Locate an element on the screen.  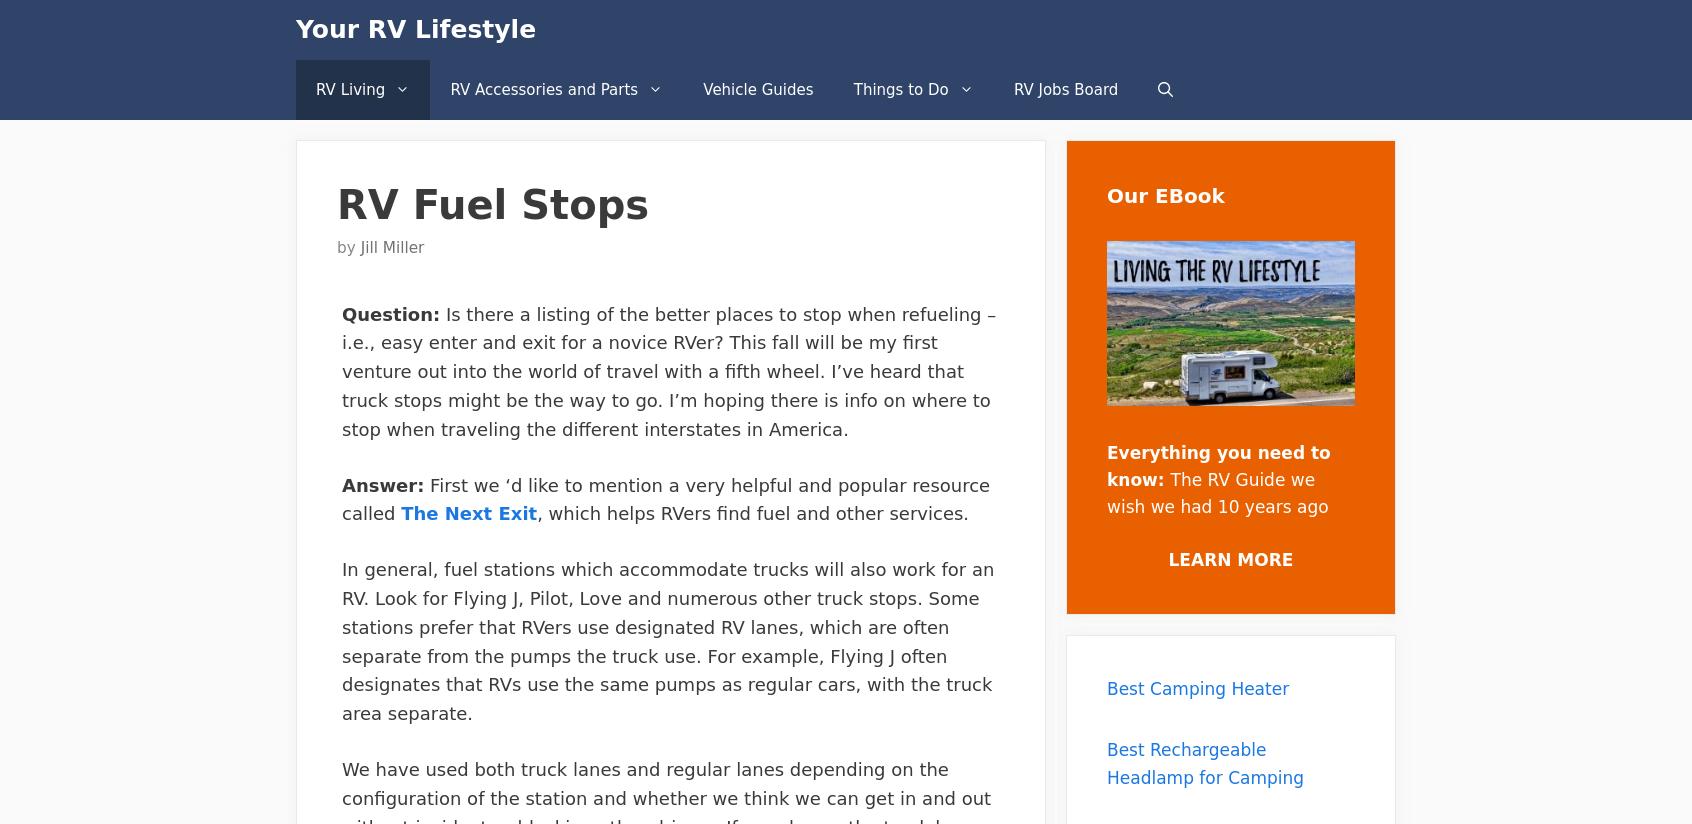
'RV Accessories and Parts' is located at coordinates (543, 88).